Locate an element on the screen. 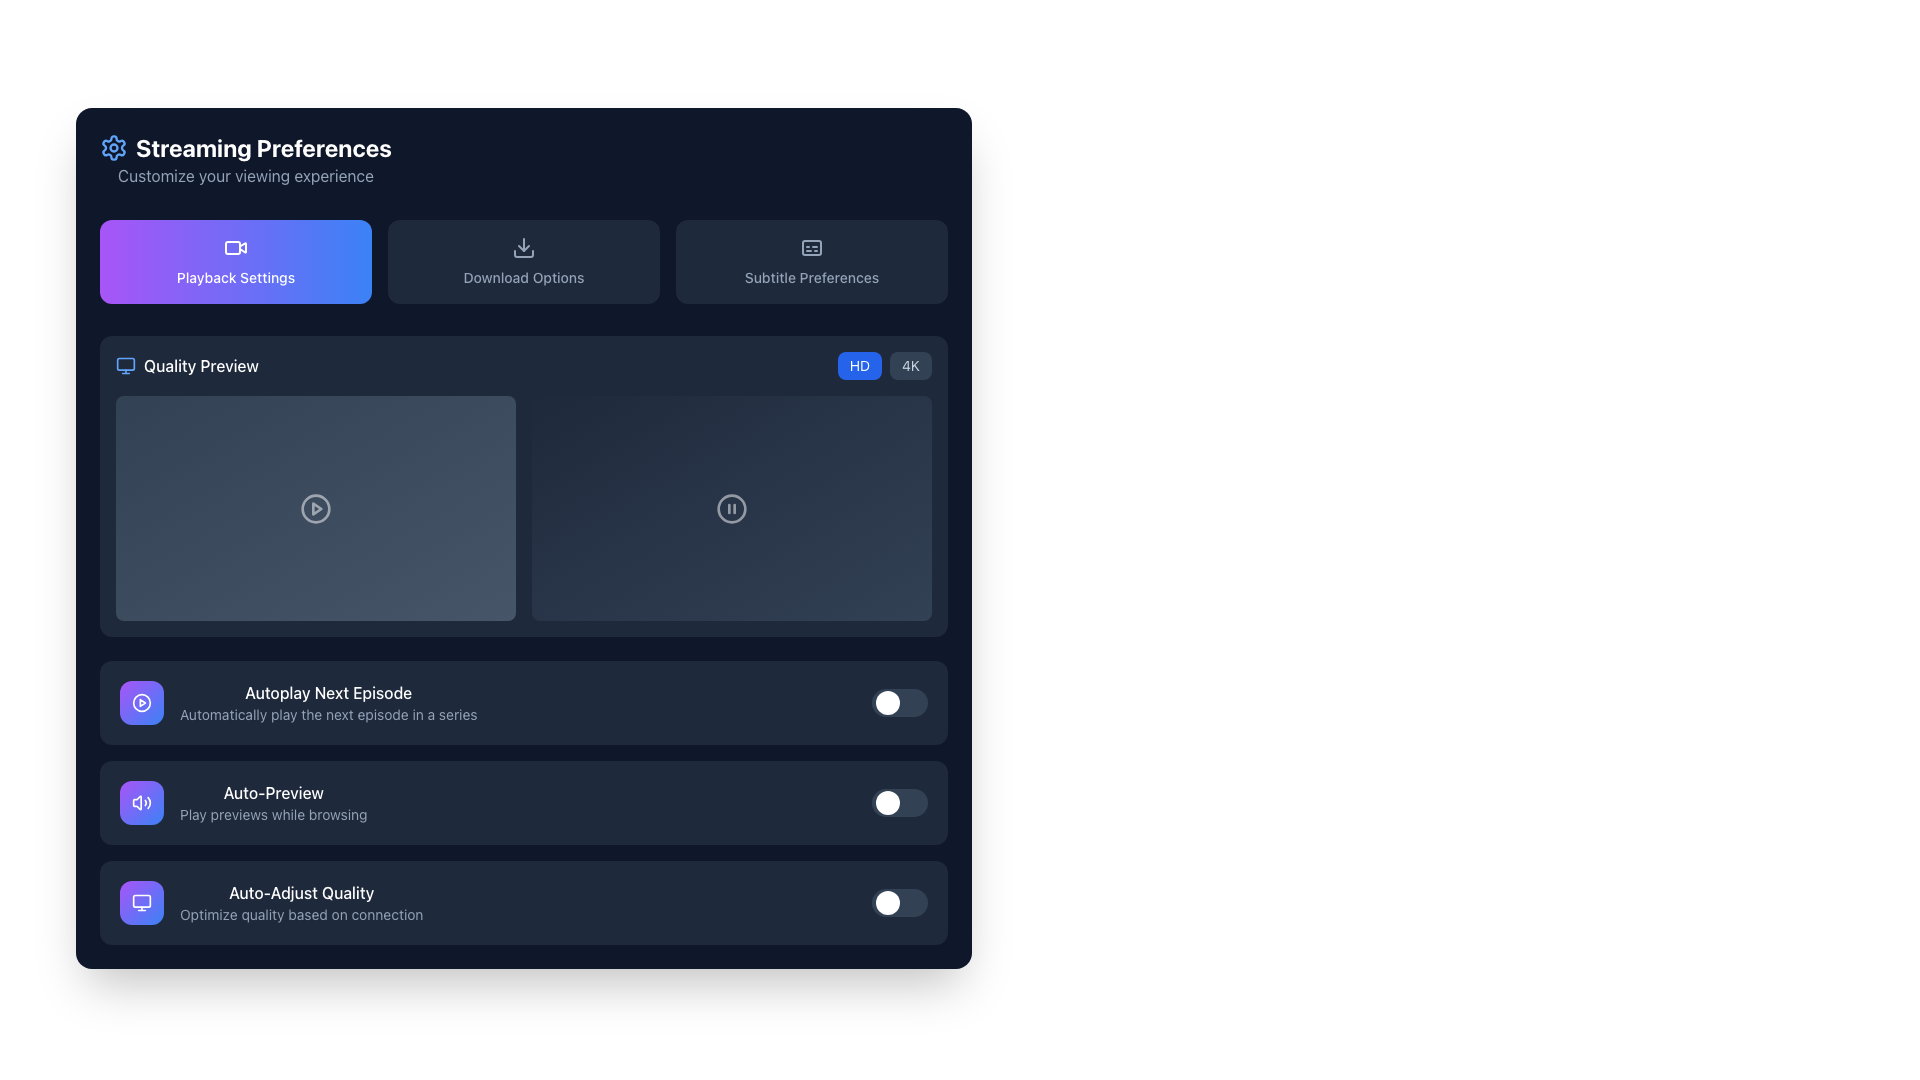 The width and height of the screenshot is (1920, 1080). the SVG circle element that is part of the play button for the 'Autoplay Next Episode' setting section is located at coordinates (141, 701).